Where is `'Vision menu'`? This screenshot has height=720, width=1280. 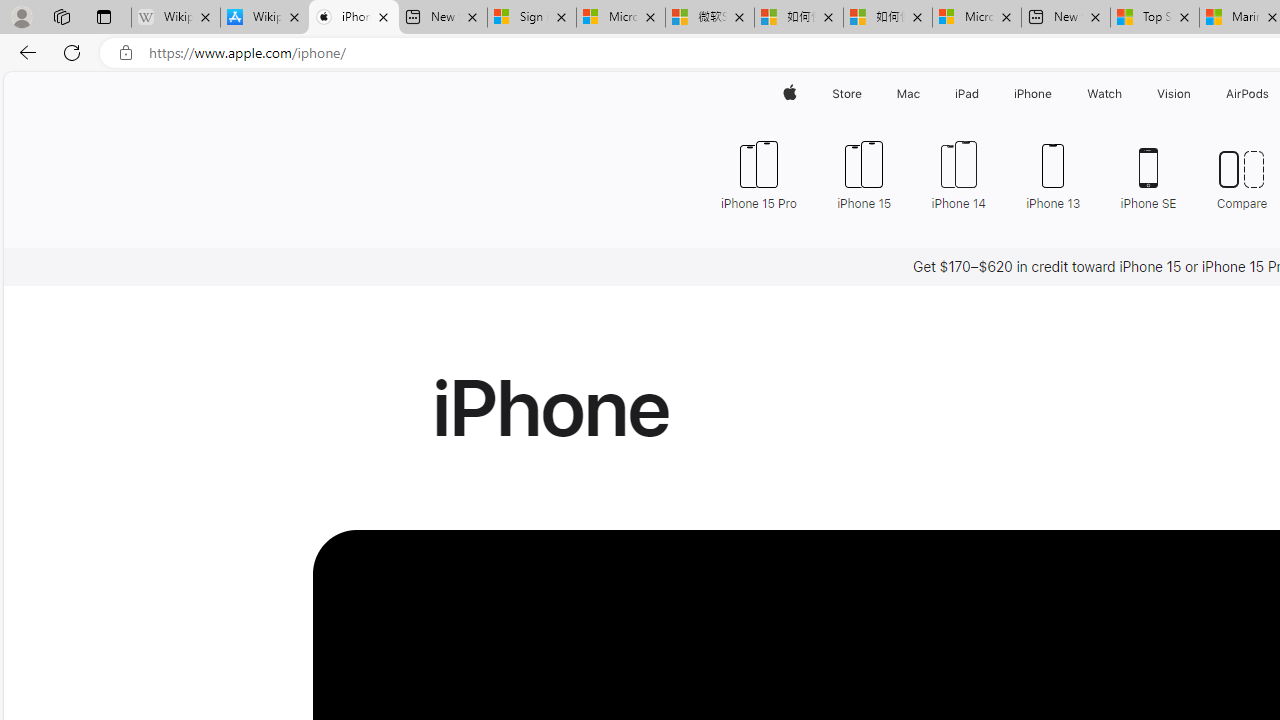
'Vision menu' is located at coordinates (1195, 93).